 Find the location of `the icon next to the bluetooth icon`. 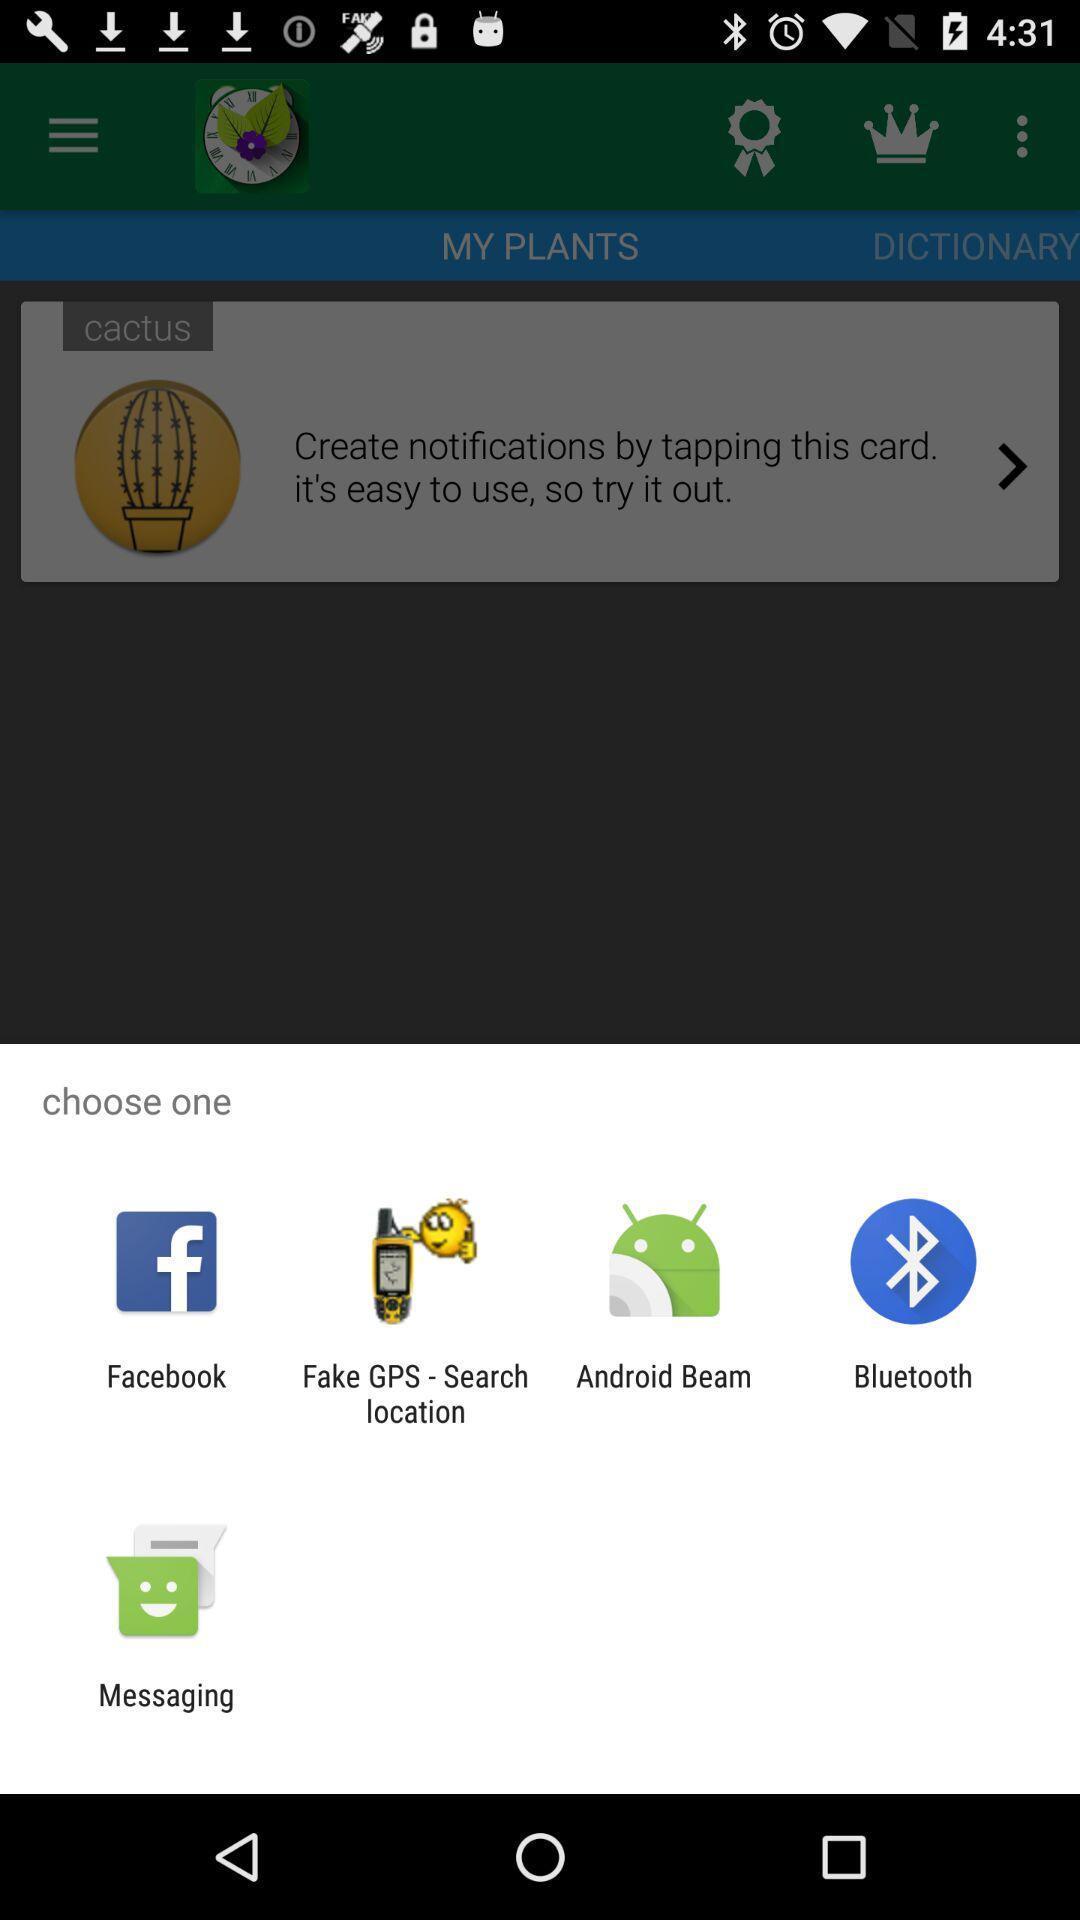

the icon next to the bluetooth icon is located at coordinates (664, 1392).